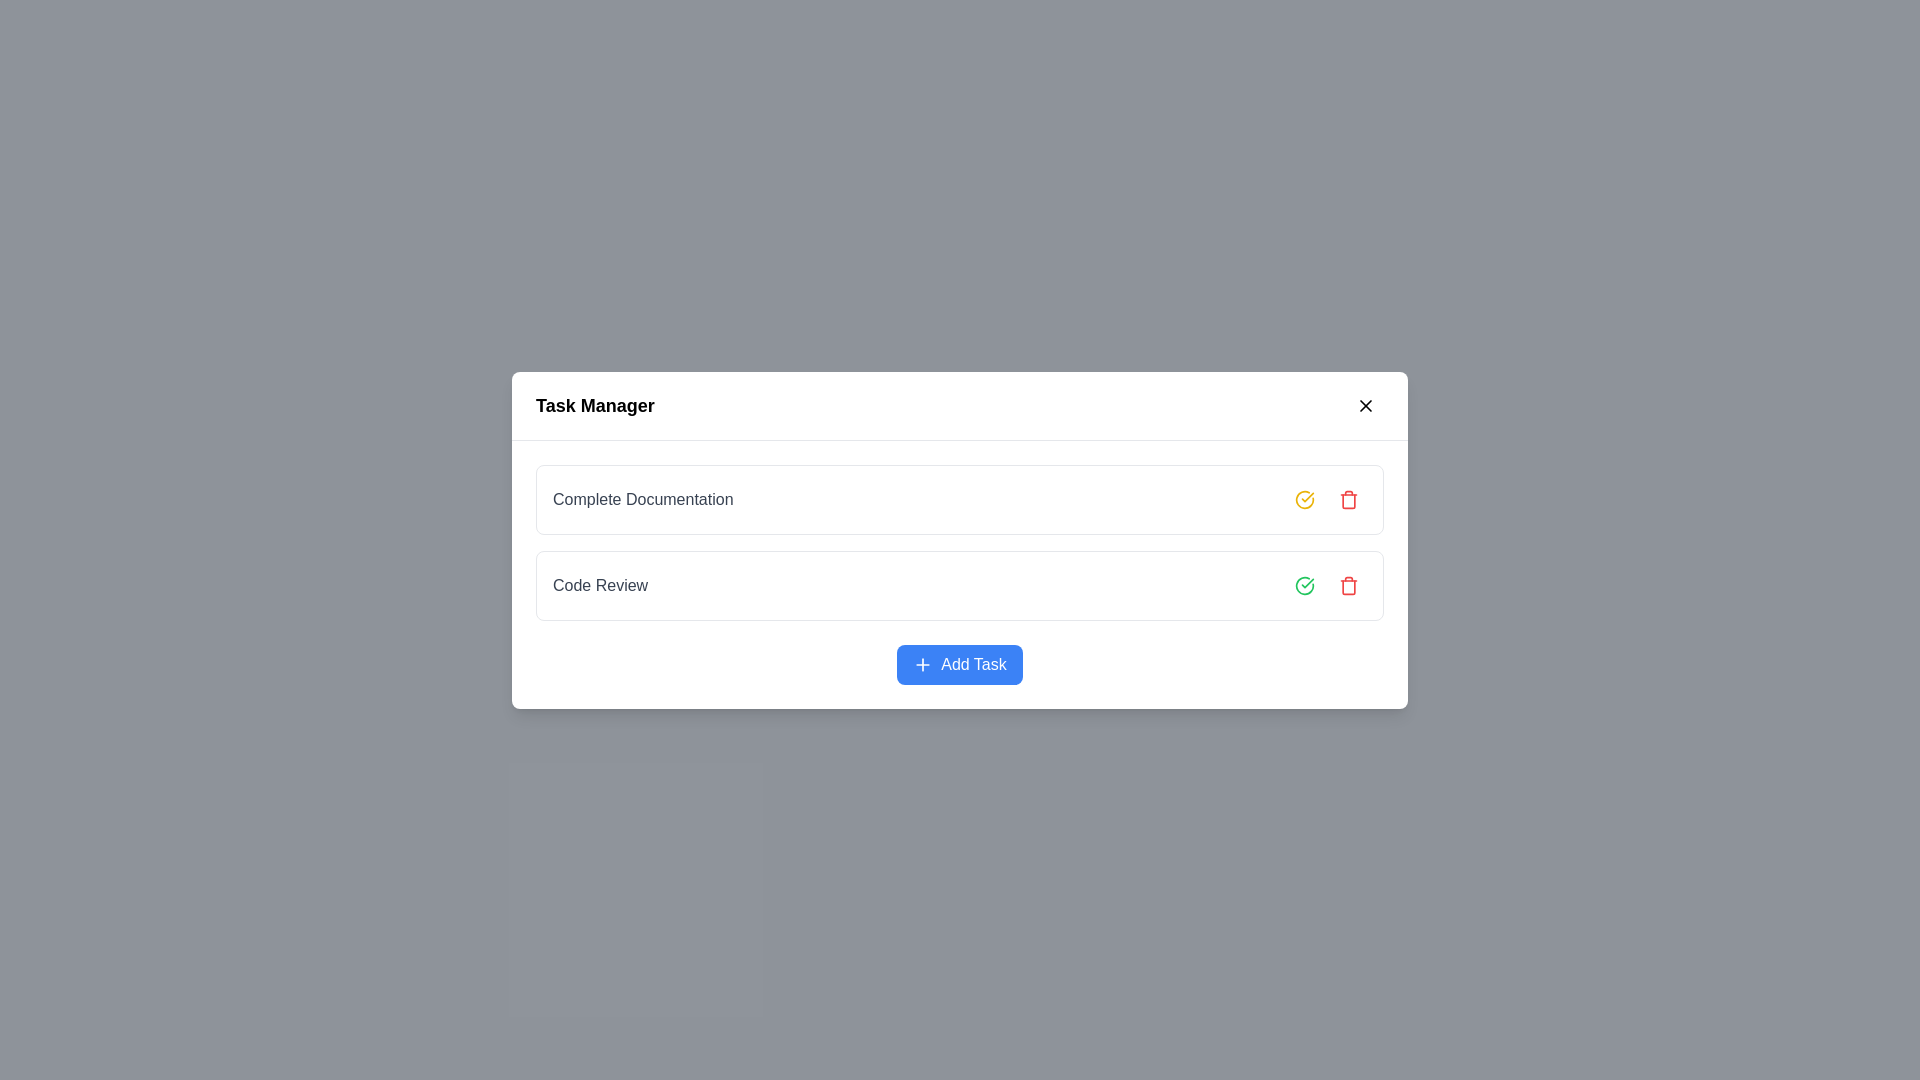  Describe the element at coordinates (1305, 585) in the screenshot. I see `the completion icon indicating the task 'Complete Documentation' in the task manager interface, which is positioned to the right of the task description` at that location.